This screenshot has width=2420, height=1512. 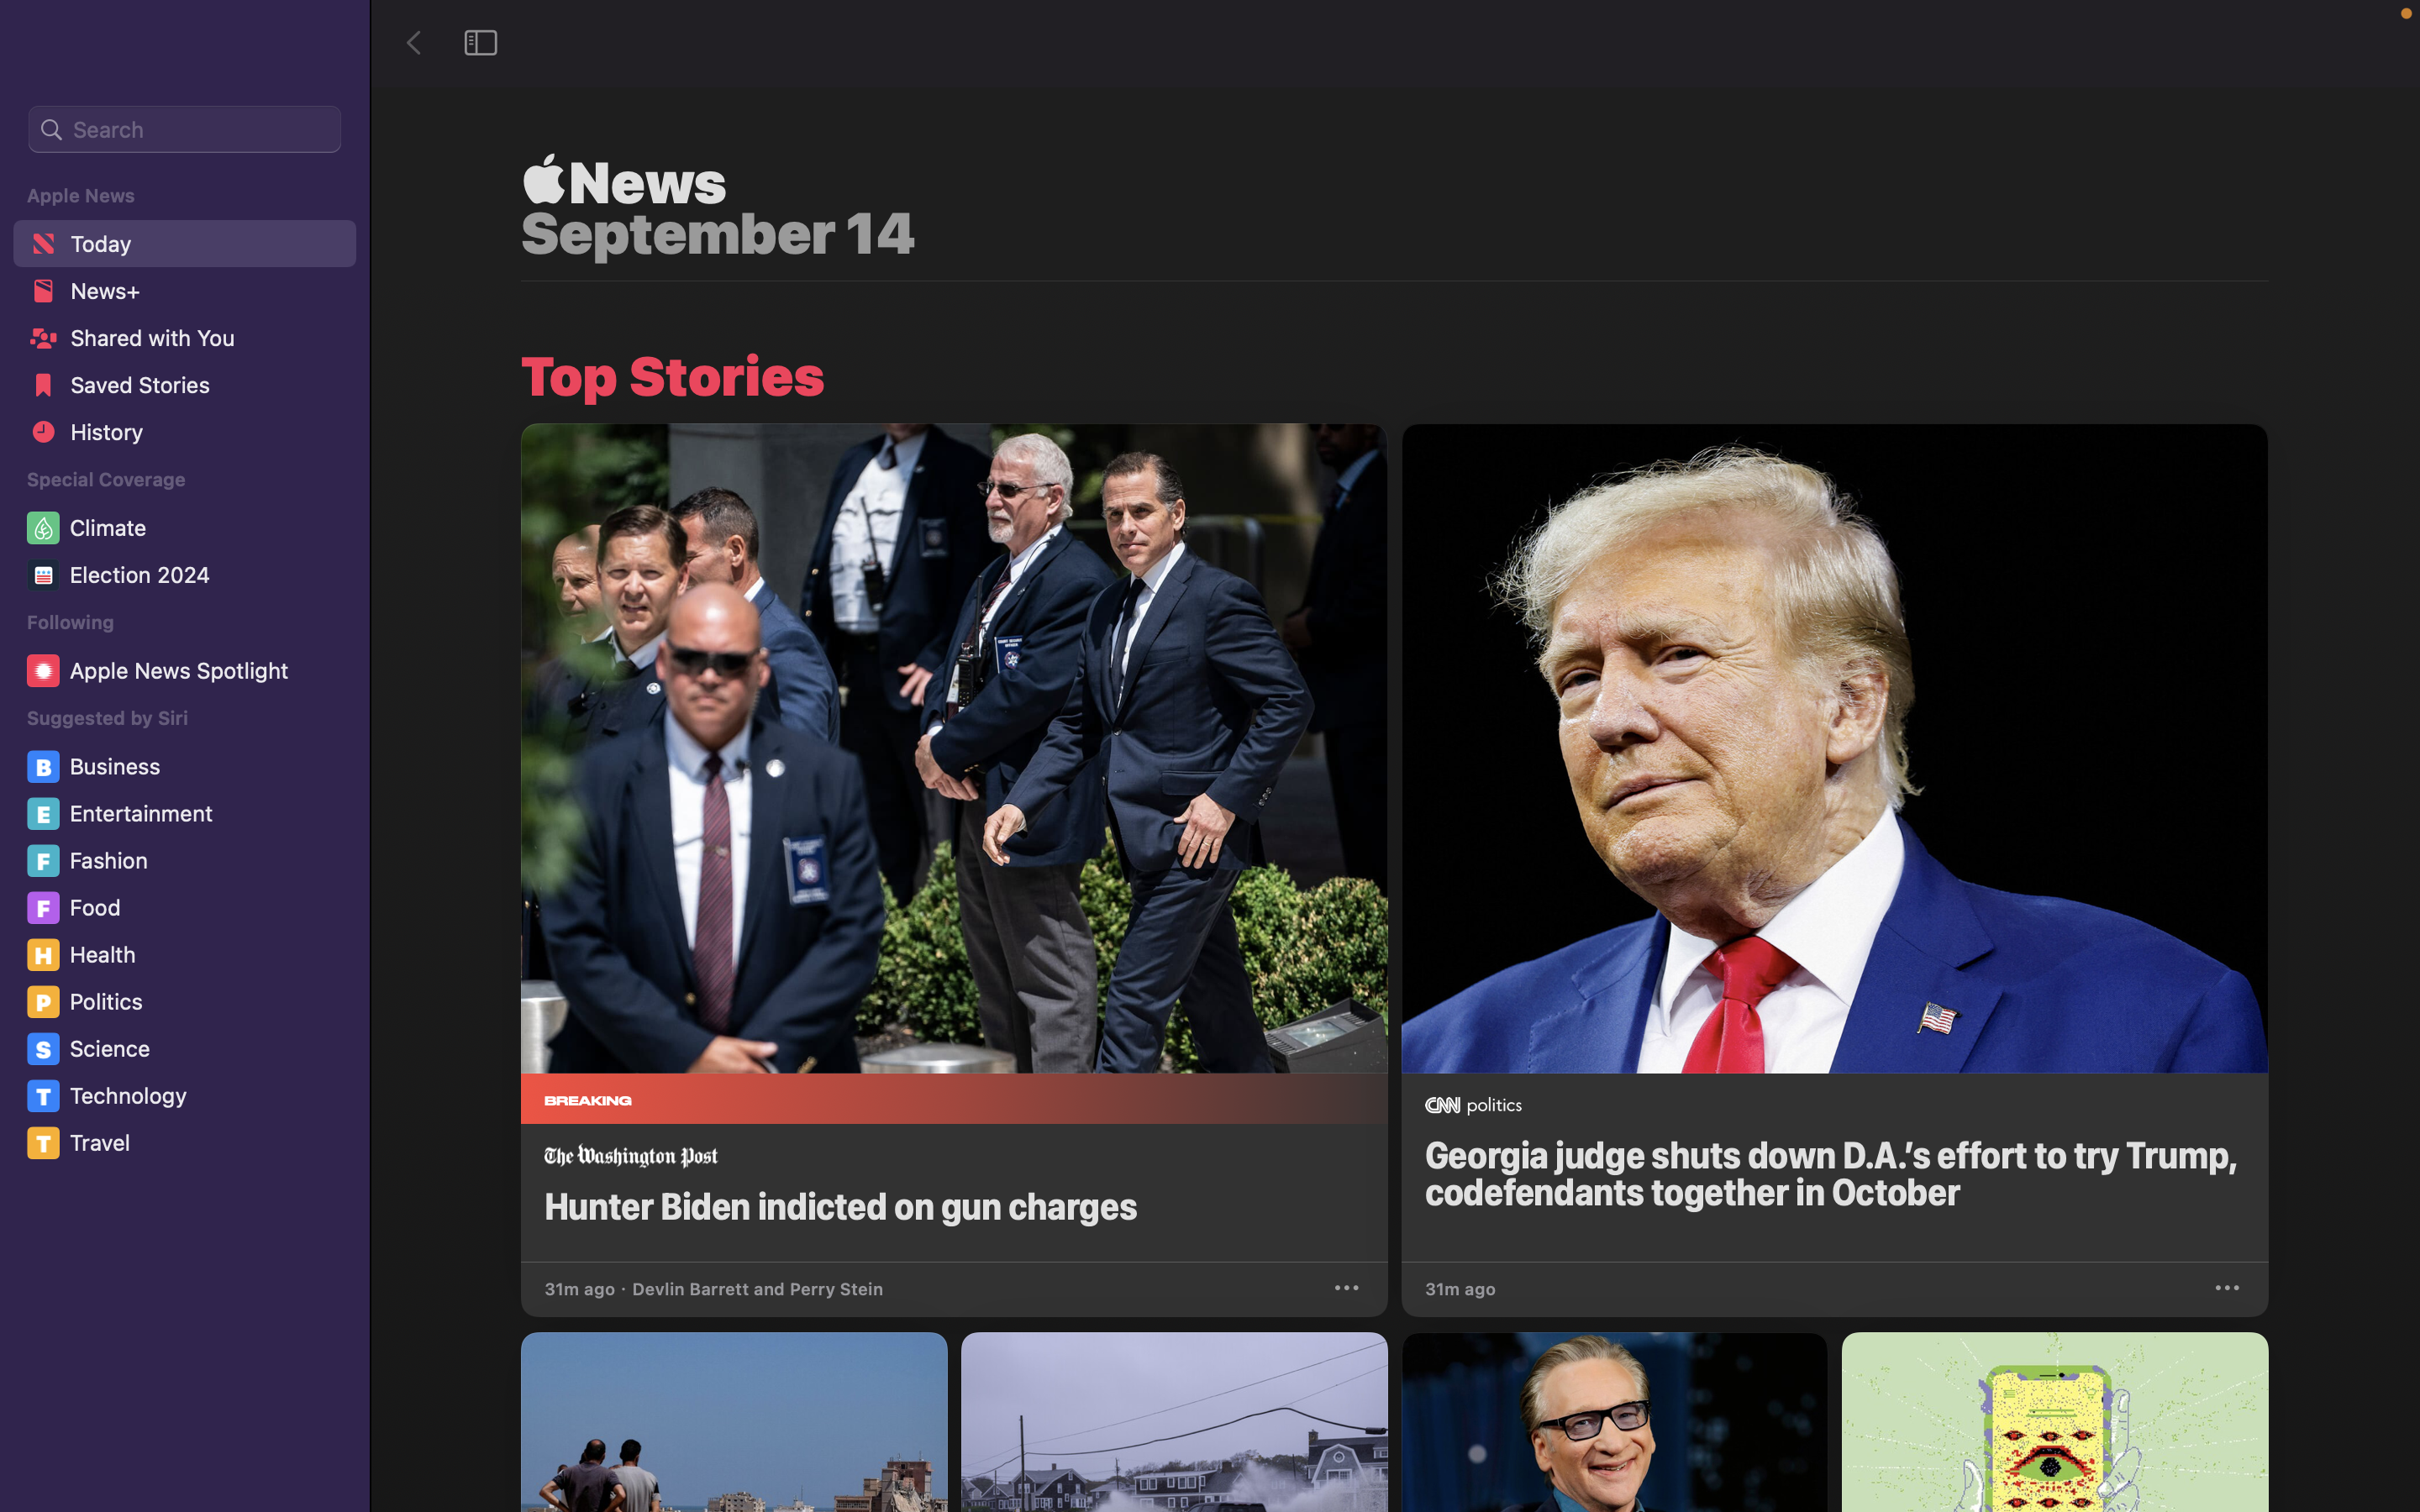 What do you see at coordinates (189, 953) in the screenshot?
I see `the "Health" category` at bounding box center [189, 953].